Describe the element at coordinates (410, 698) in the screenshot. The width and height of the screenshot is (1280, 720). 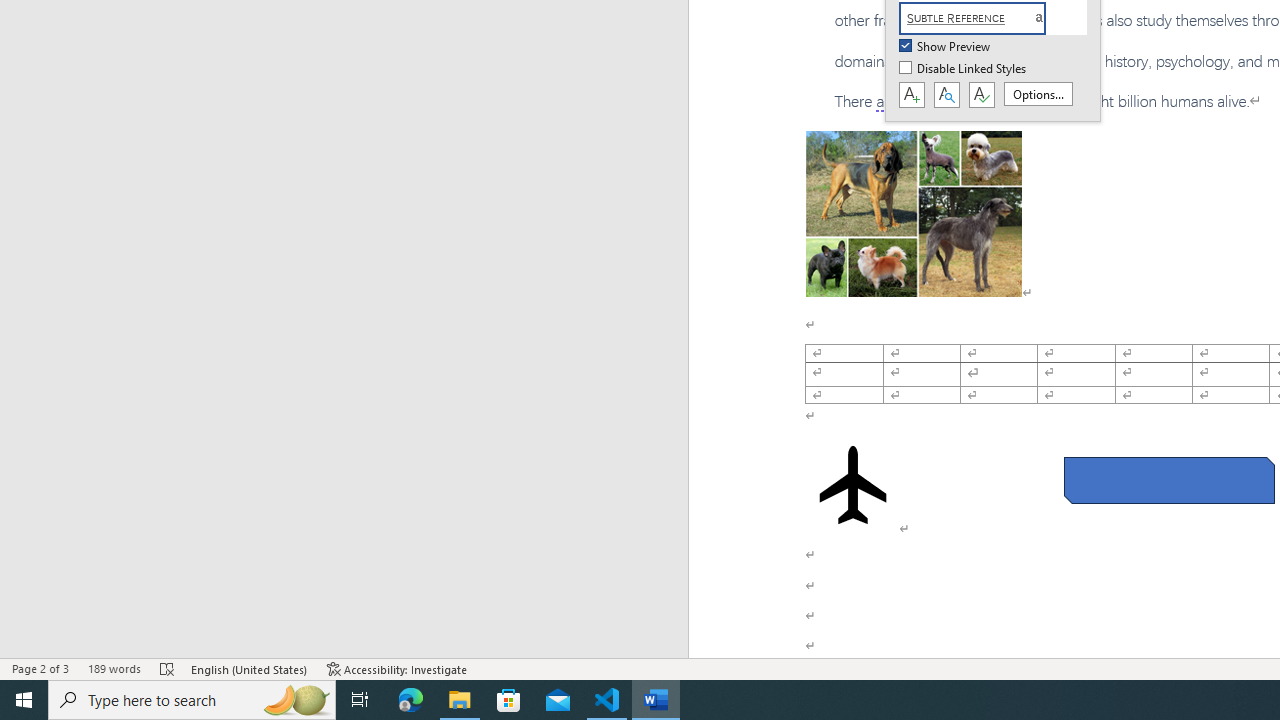
I see `'Microsoft Edge'` at that location.